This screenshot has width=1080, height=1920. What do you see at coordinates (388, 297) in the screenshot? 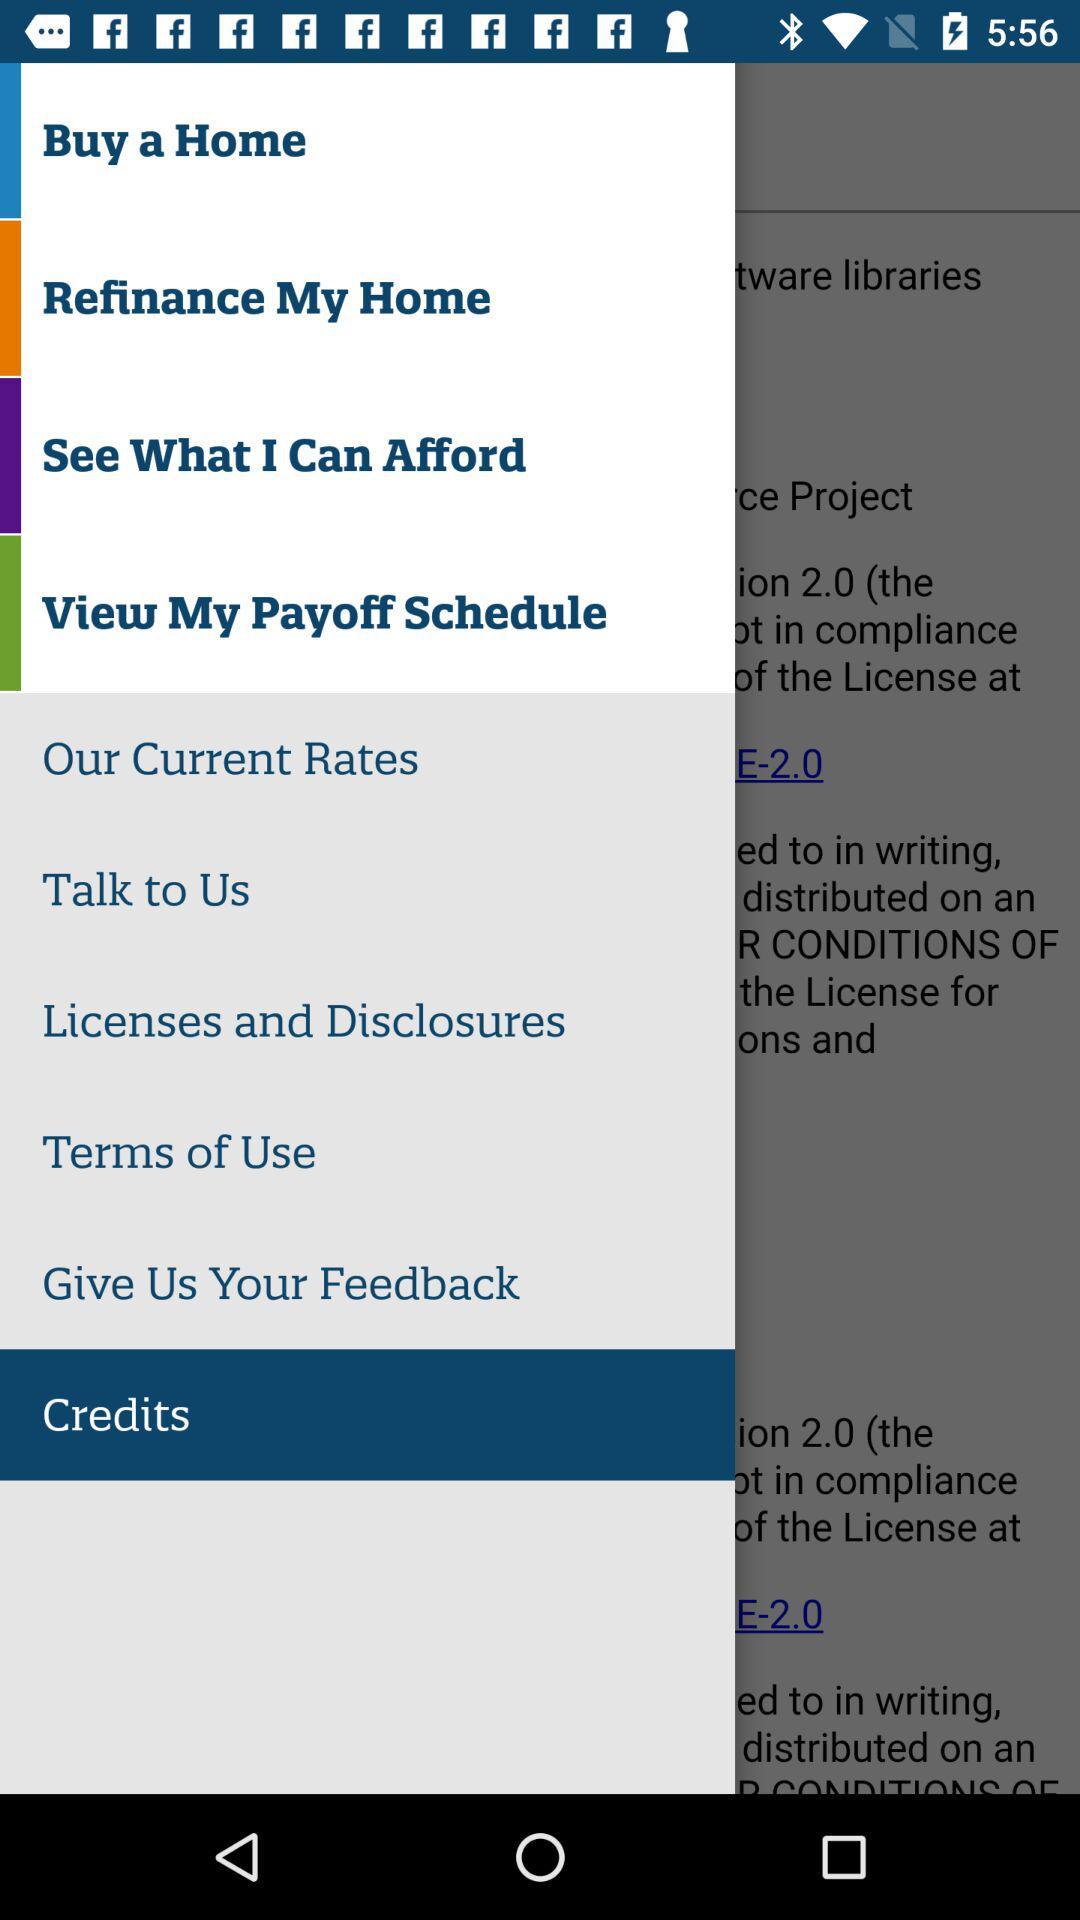
I see `the refinance my home` at bounding box center [388, 297].